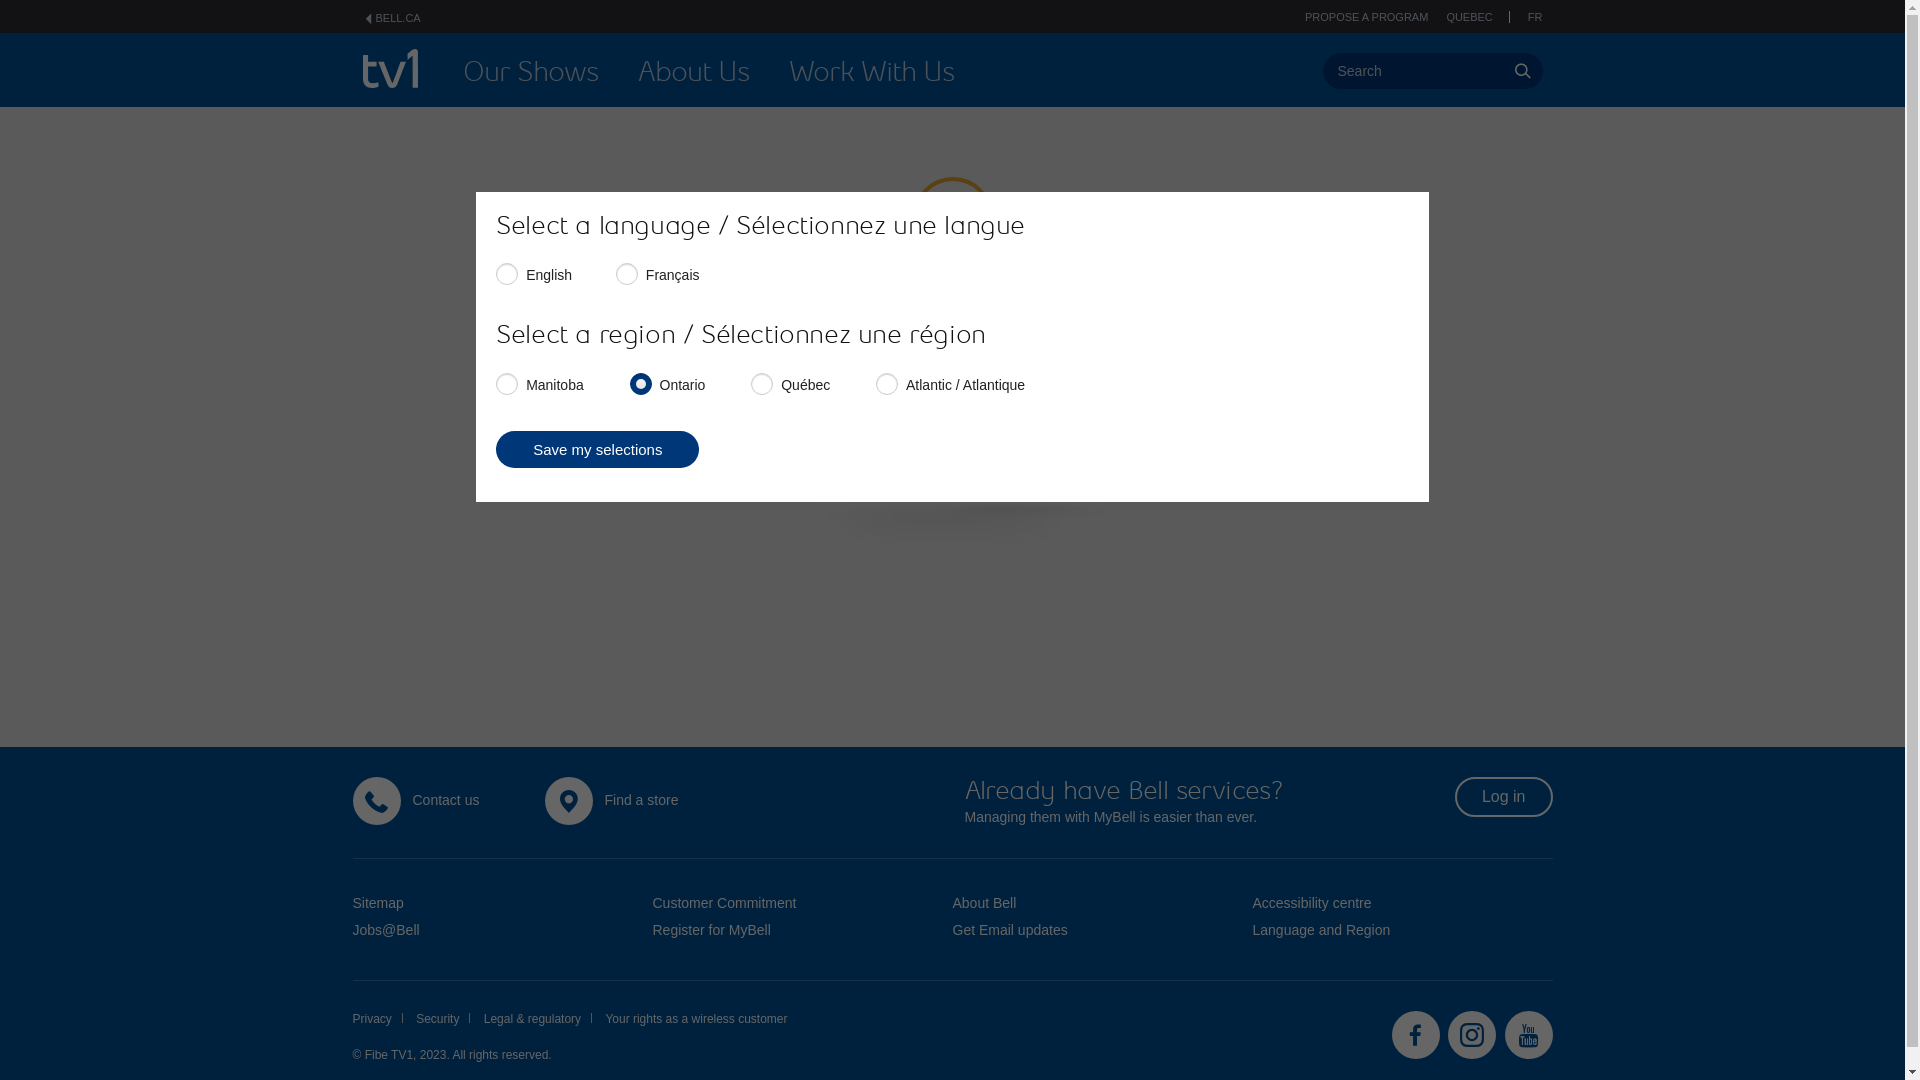 This screenshot has height=1080, width=1920. What do you see at coordinates (983, 902) in the screenshot?
I see `'About Bell'` at bounding box center [983, 902].